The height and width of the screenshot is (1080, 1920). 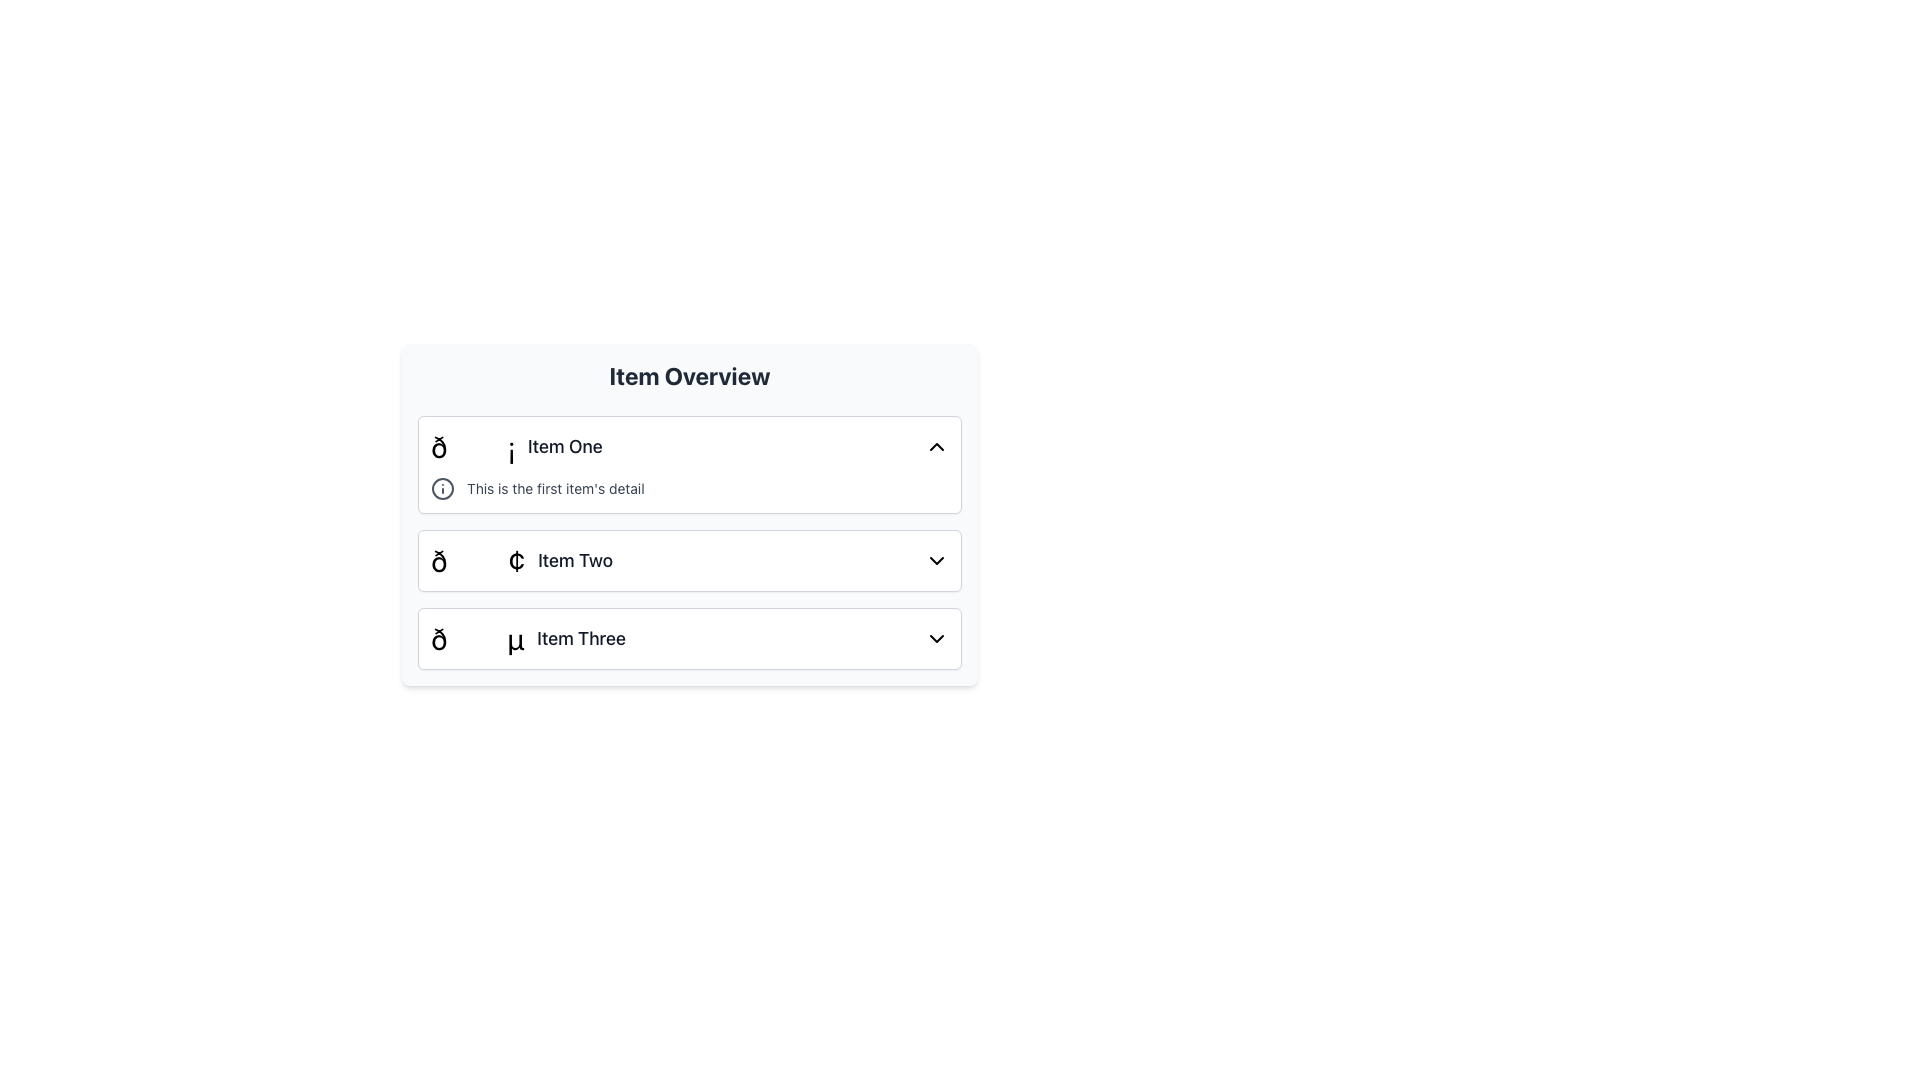 What do you see at coordinates (441, 489) in the screenshot?
I see `the informational tooltip icon located to the left of the text 'This is the first item's detail' in the first subsection of the list under 'Item One'` at bounding box center [441, 489].